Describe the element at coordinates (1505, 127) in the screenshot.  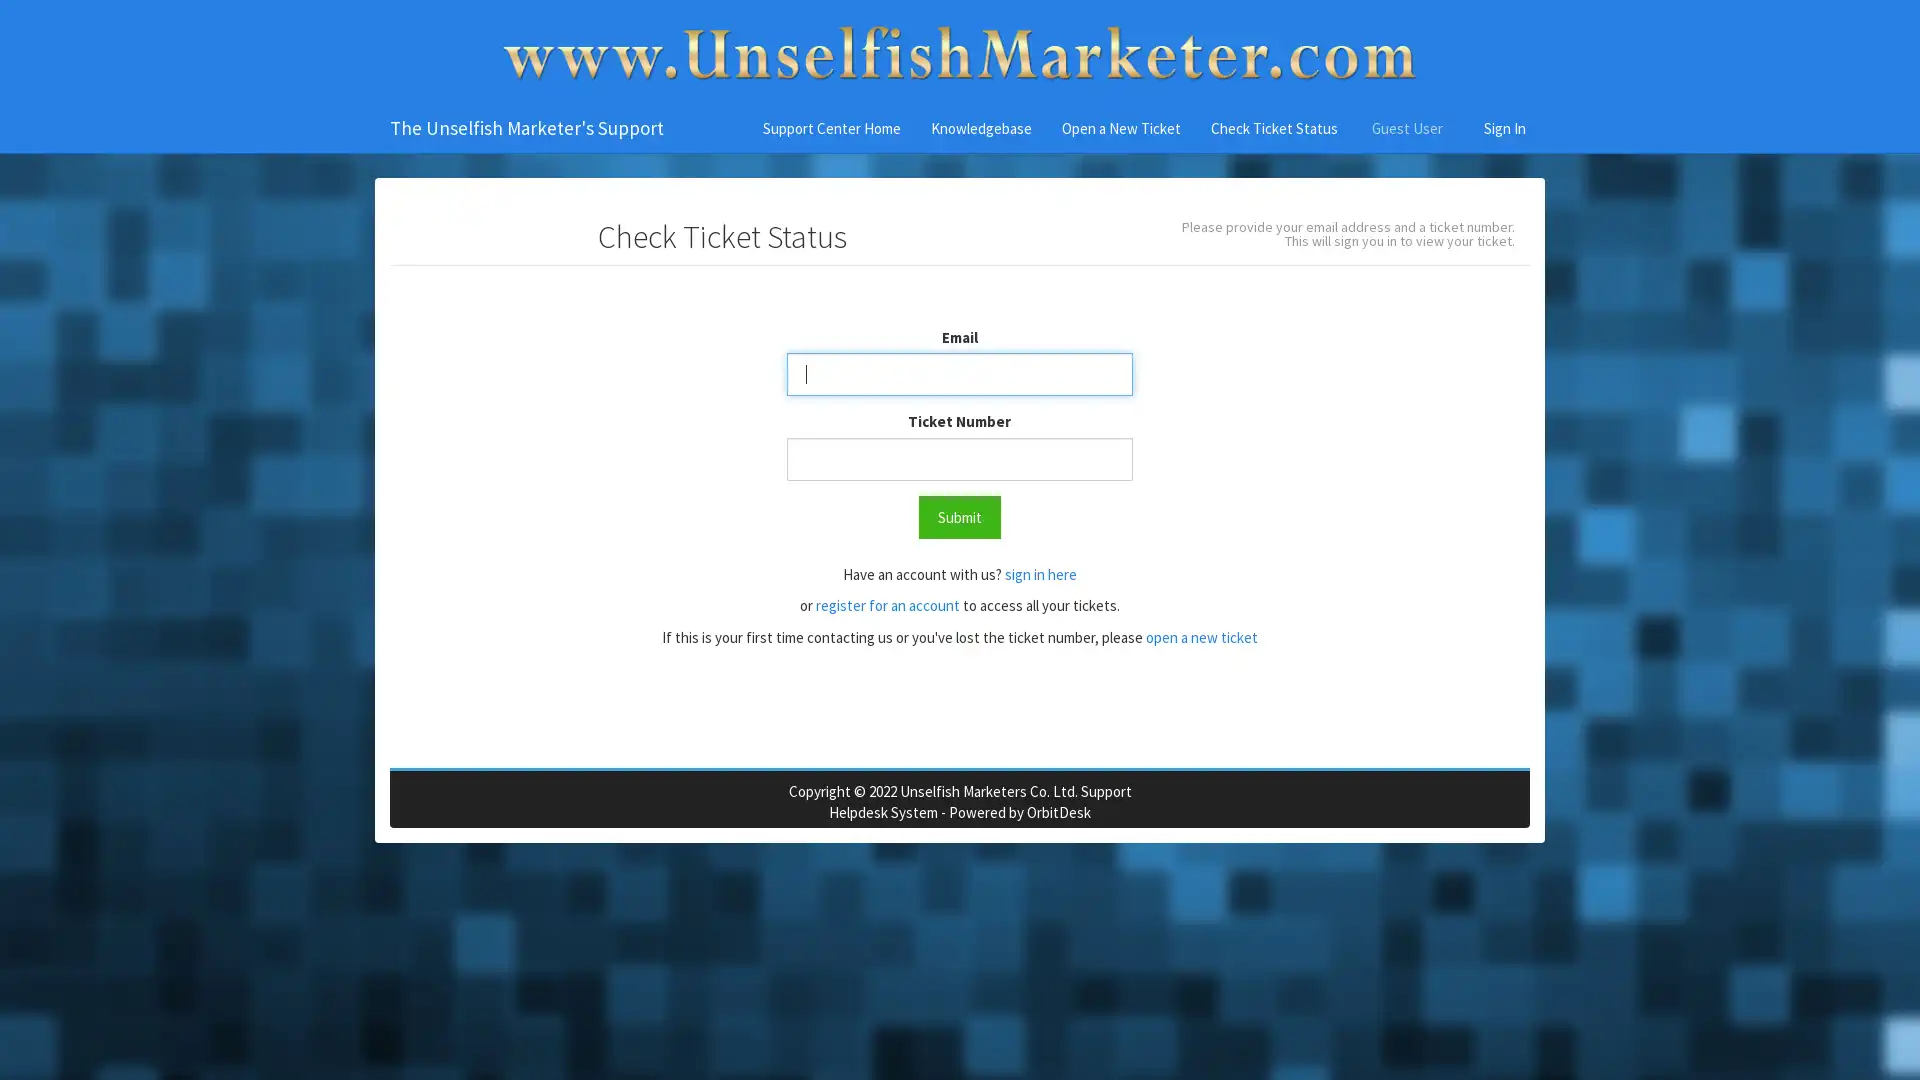
I see `Sign In` at that location.